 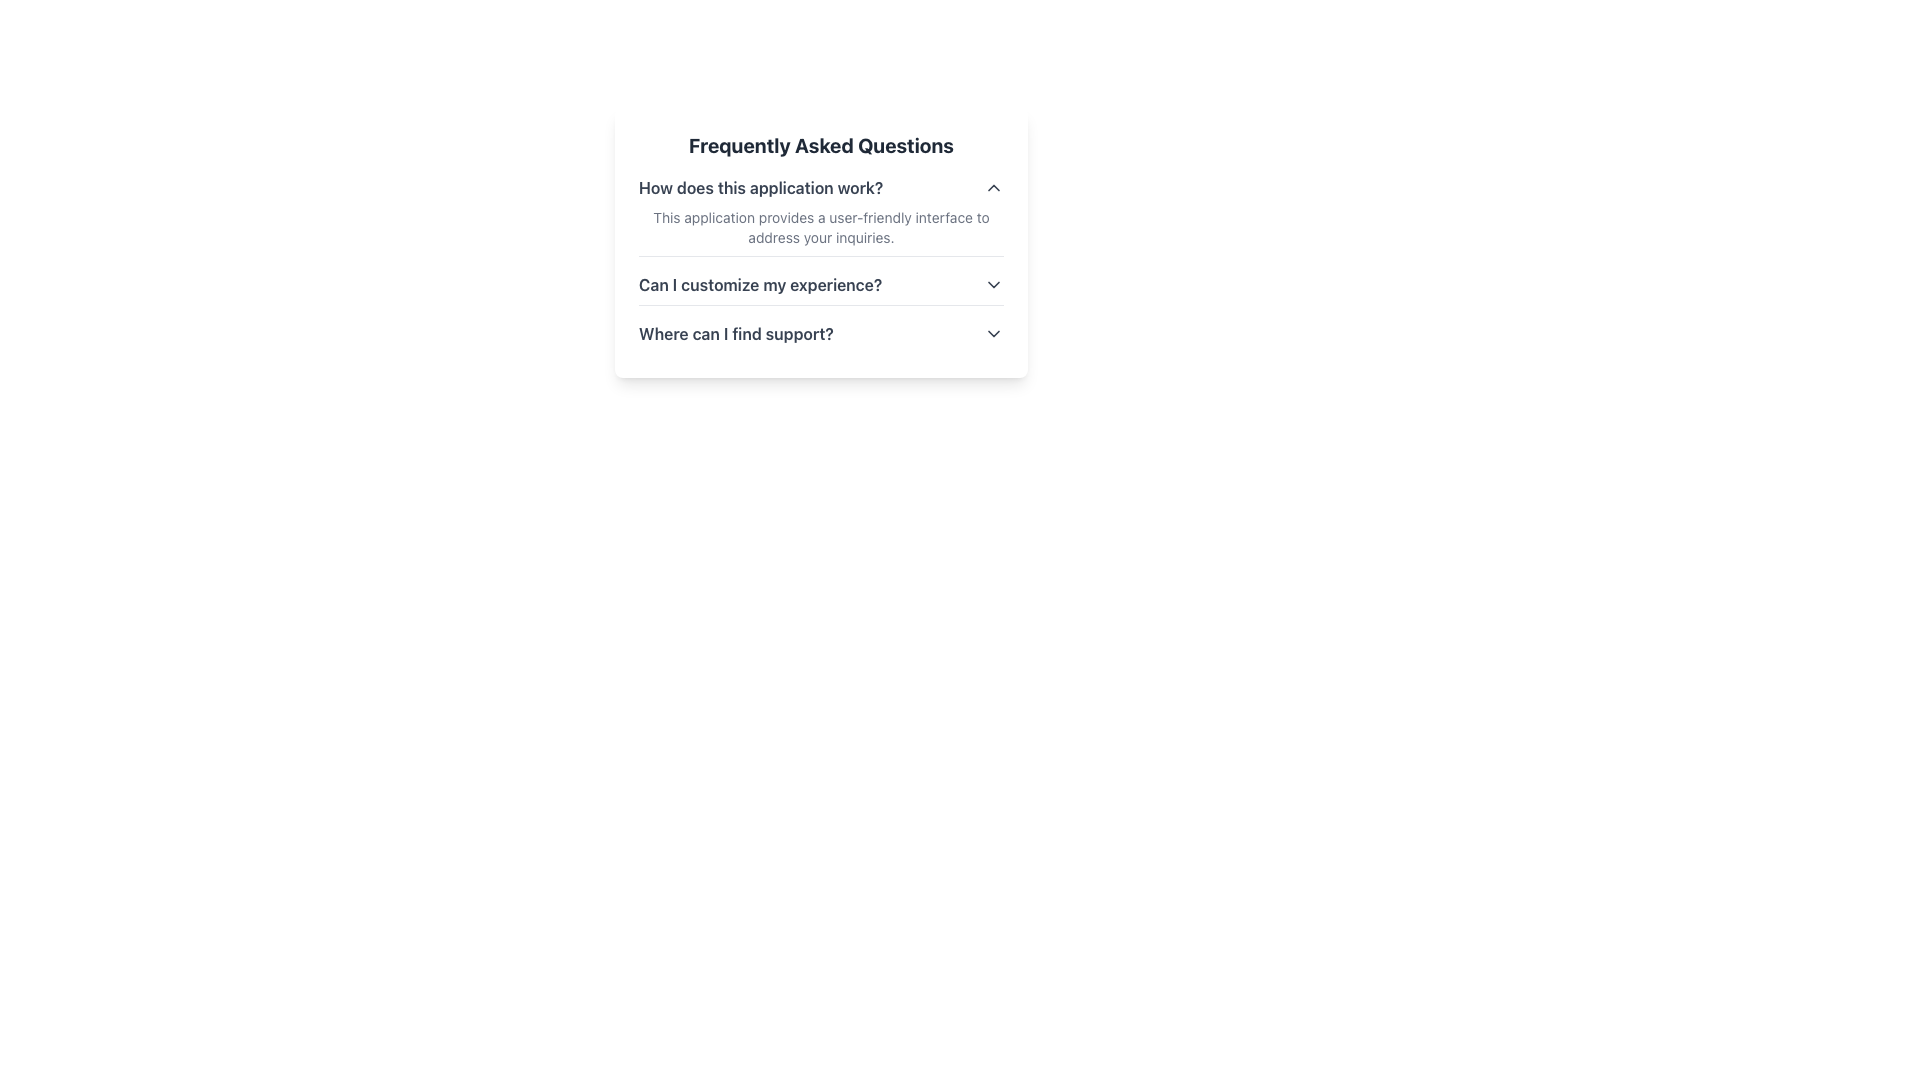 What do you see at coordinates (821, 289) in the screenshot?
I see `the second collapsible section header in the FAQ interface to change its visual styling` at bounding box center [821, 289].